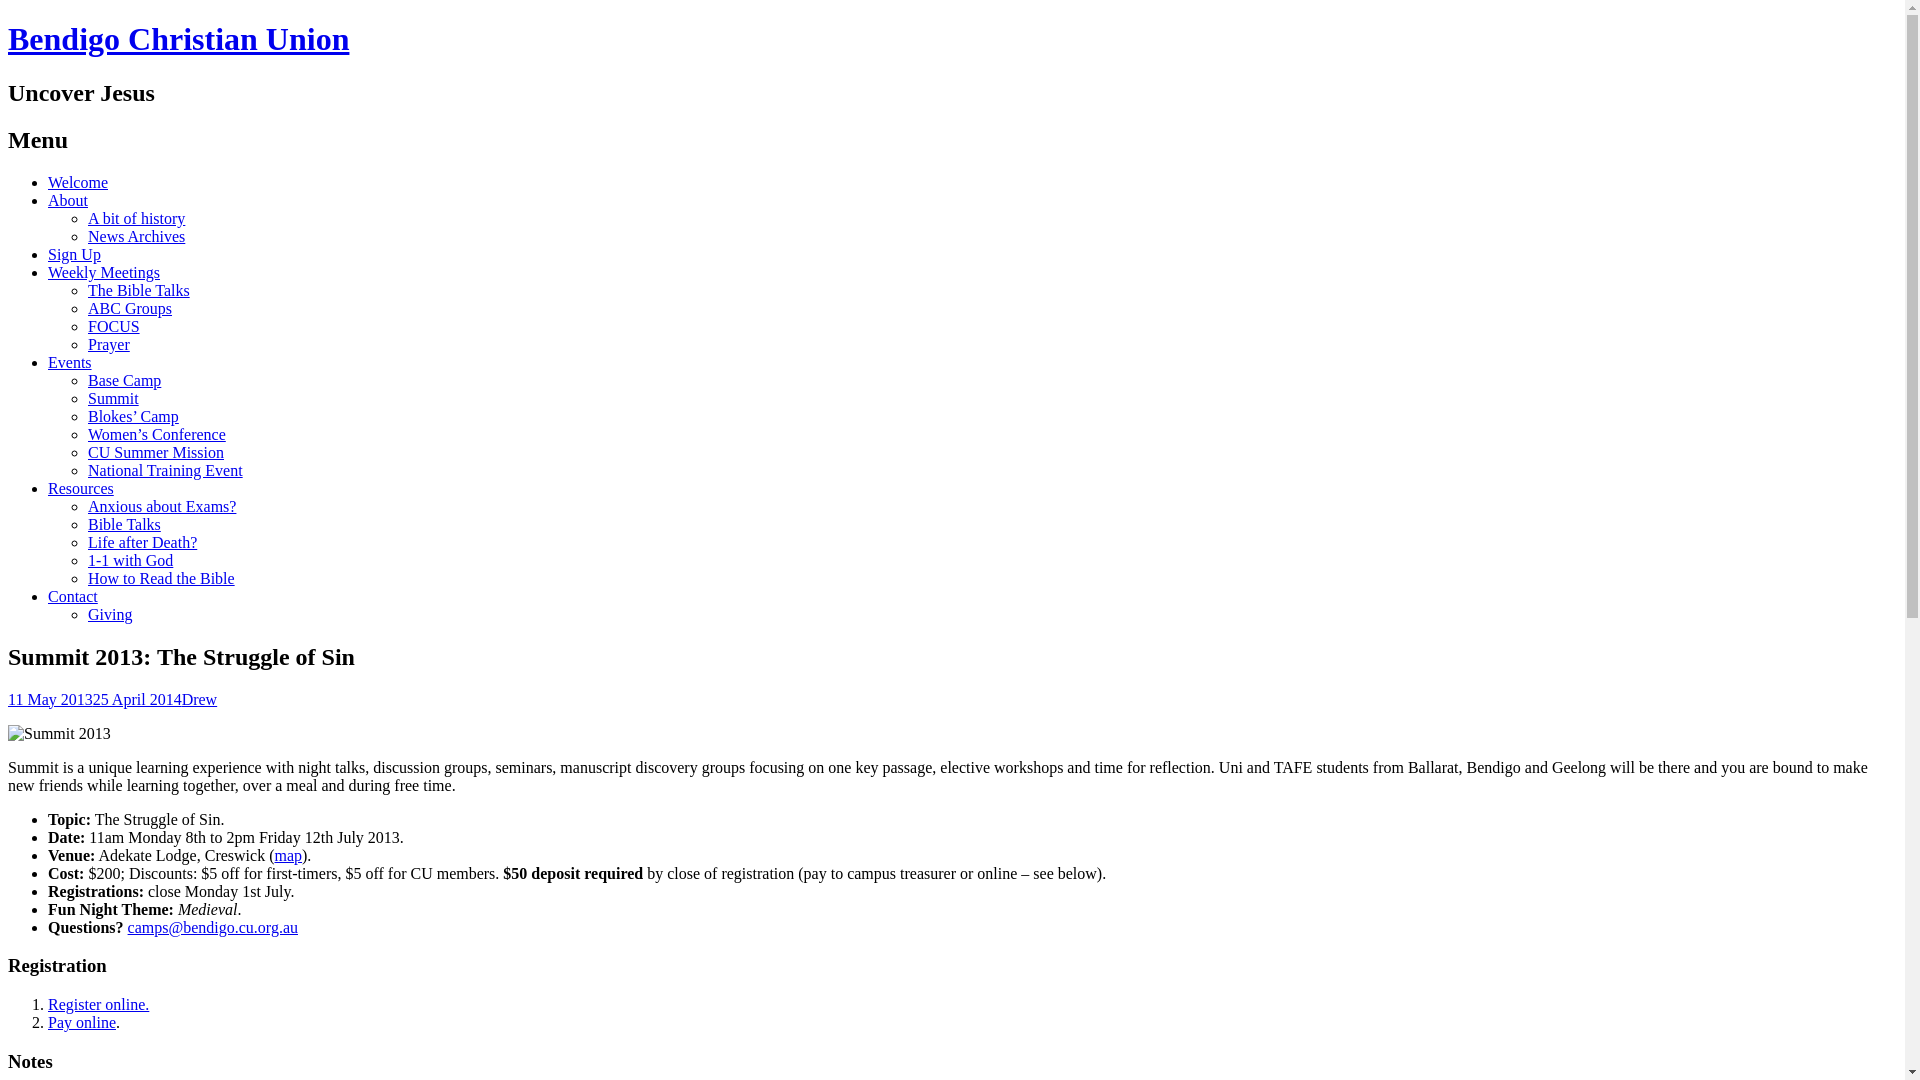  I want to click on 'Life after Death?', so click(86, 542).